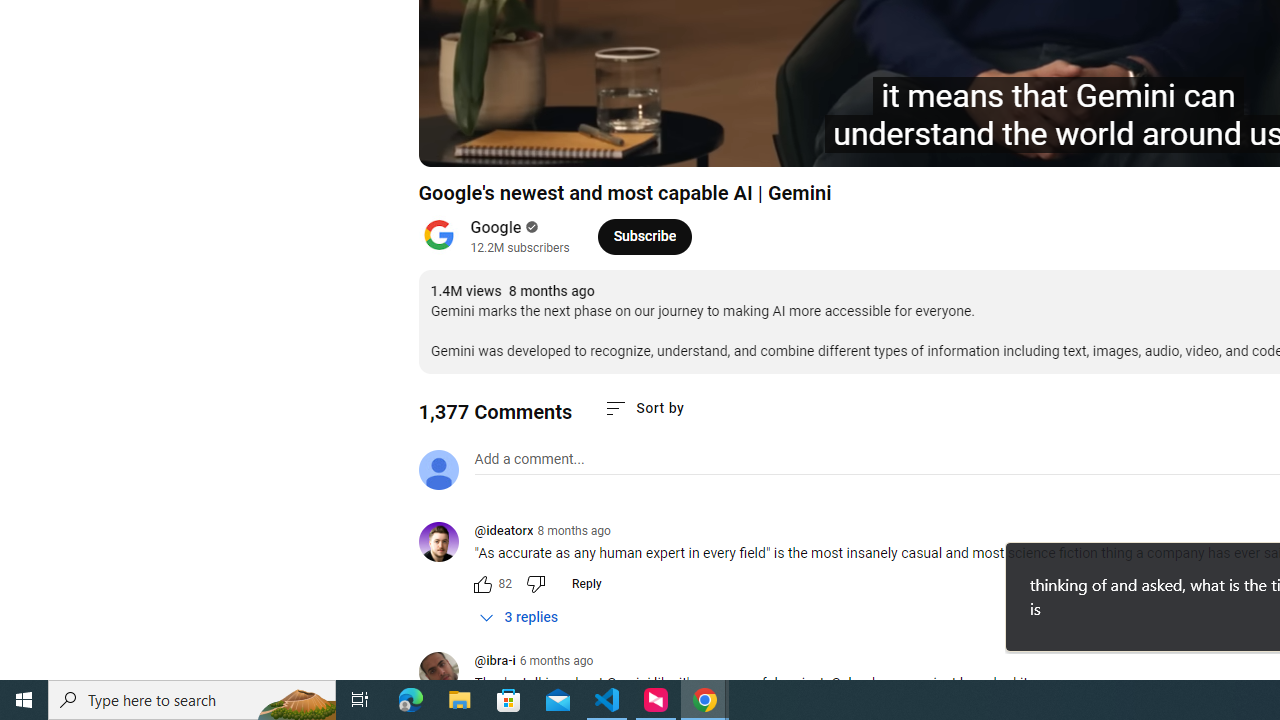  Describe the element at coordinates (585, 583) in the screenshot. I see `'Reply'` at that location.